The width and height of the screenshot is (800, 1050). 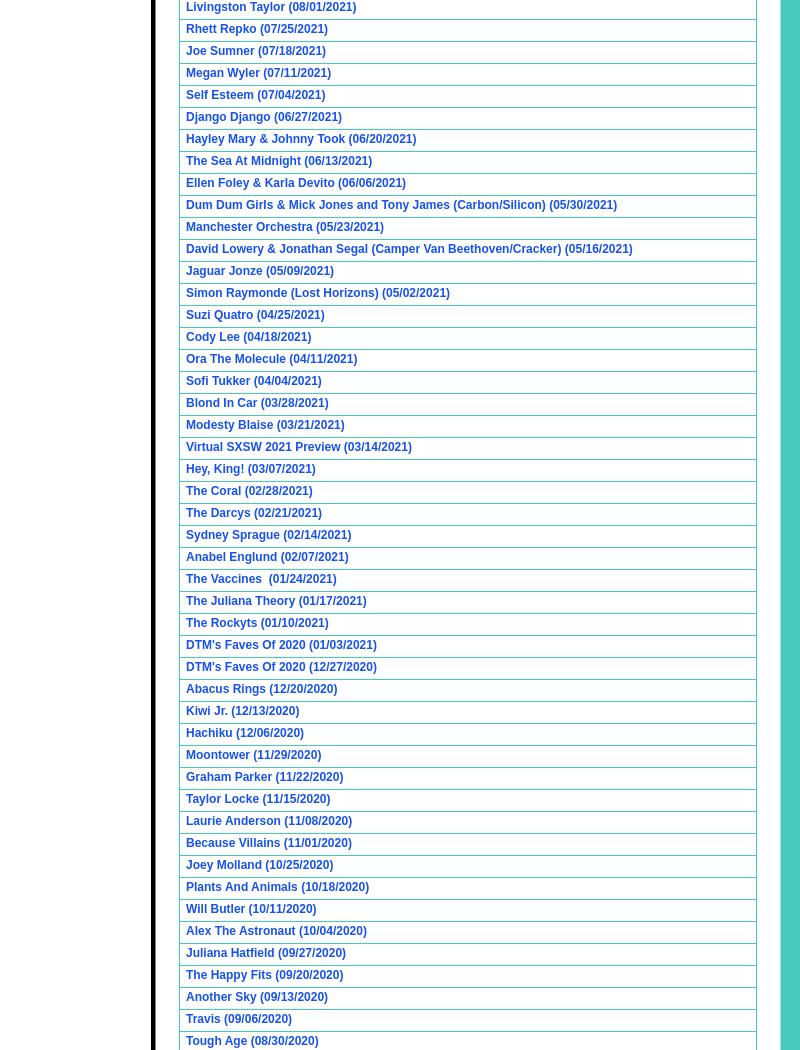 I want to click on 'DTM's Faves Of 2020 (12/27/2020)', so click(x=281, y=665).